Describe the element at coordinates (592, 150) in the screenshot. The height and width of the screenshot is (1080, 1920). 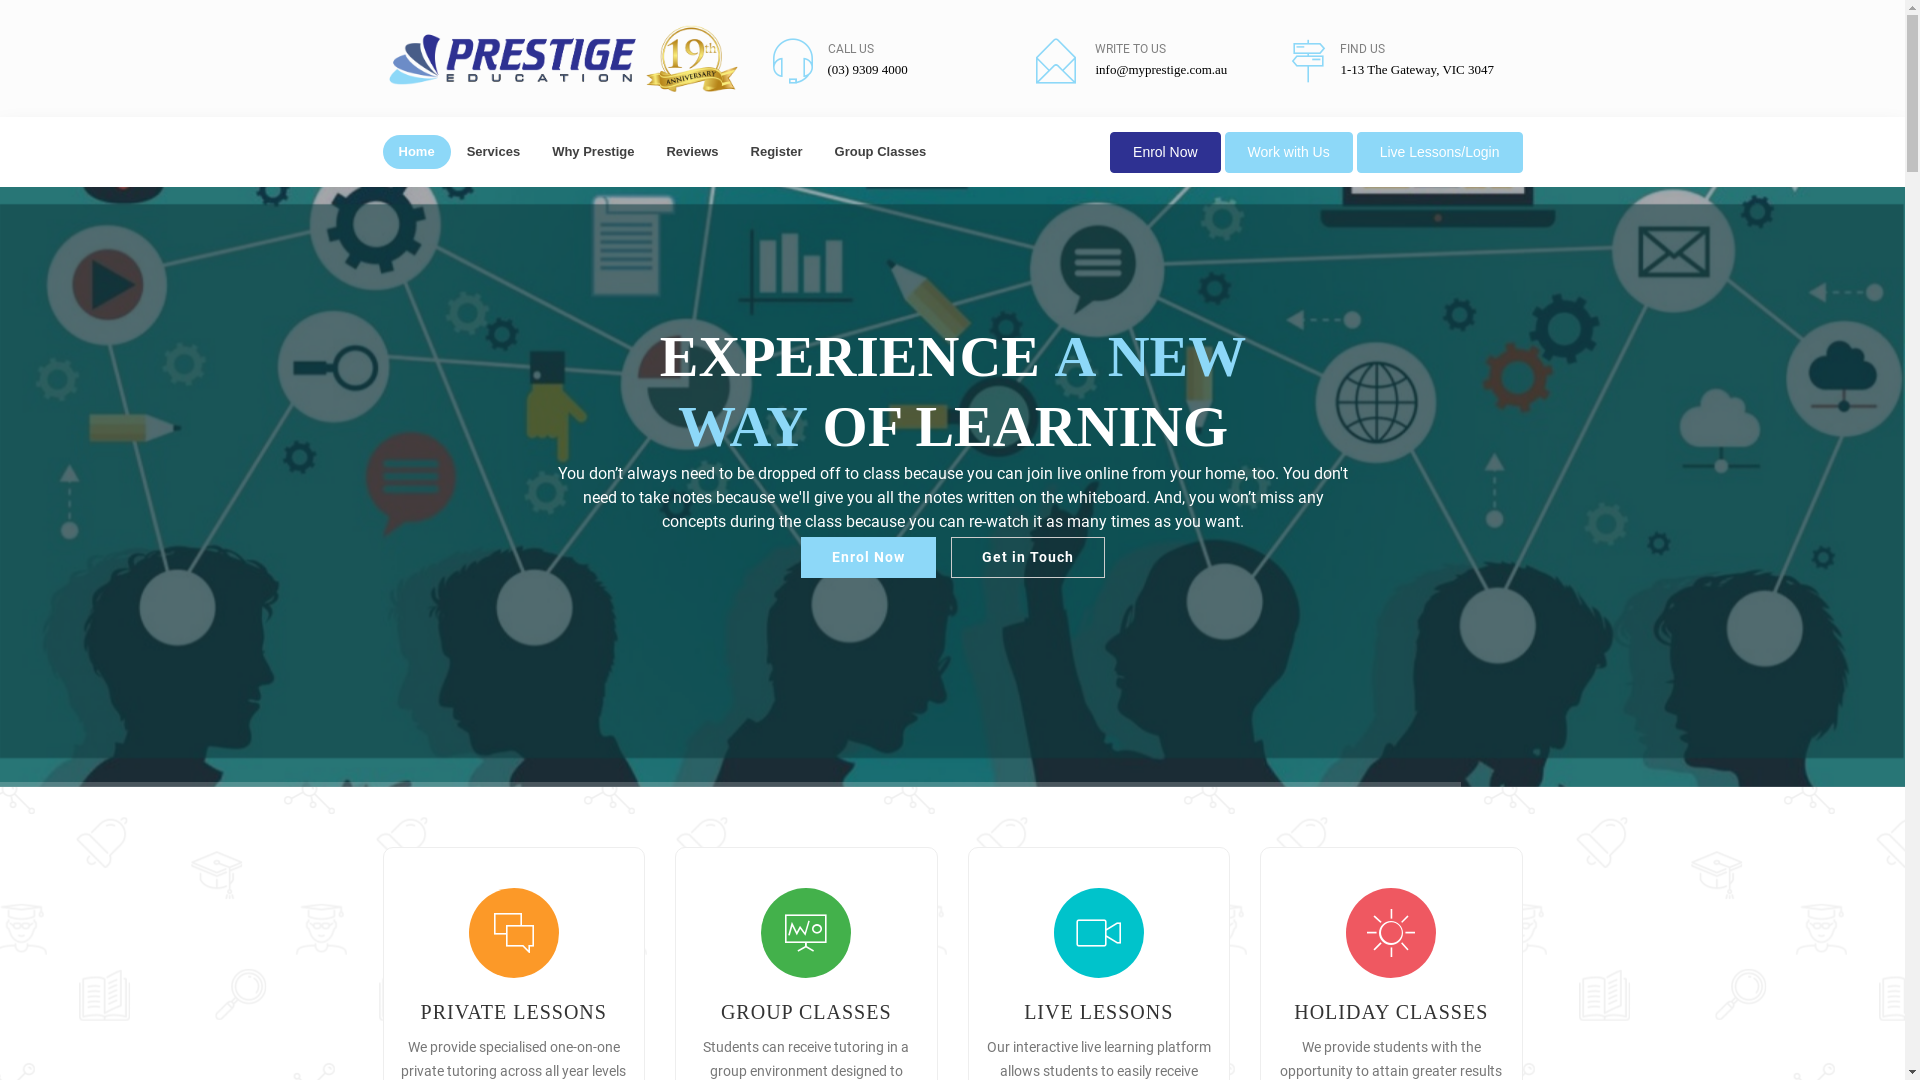
I see `'Why Prestige'` at that location.